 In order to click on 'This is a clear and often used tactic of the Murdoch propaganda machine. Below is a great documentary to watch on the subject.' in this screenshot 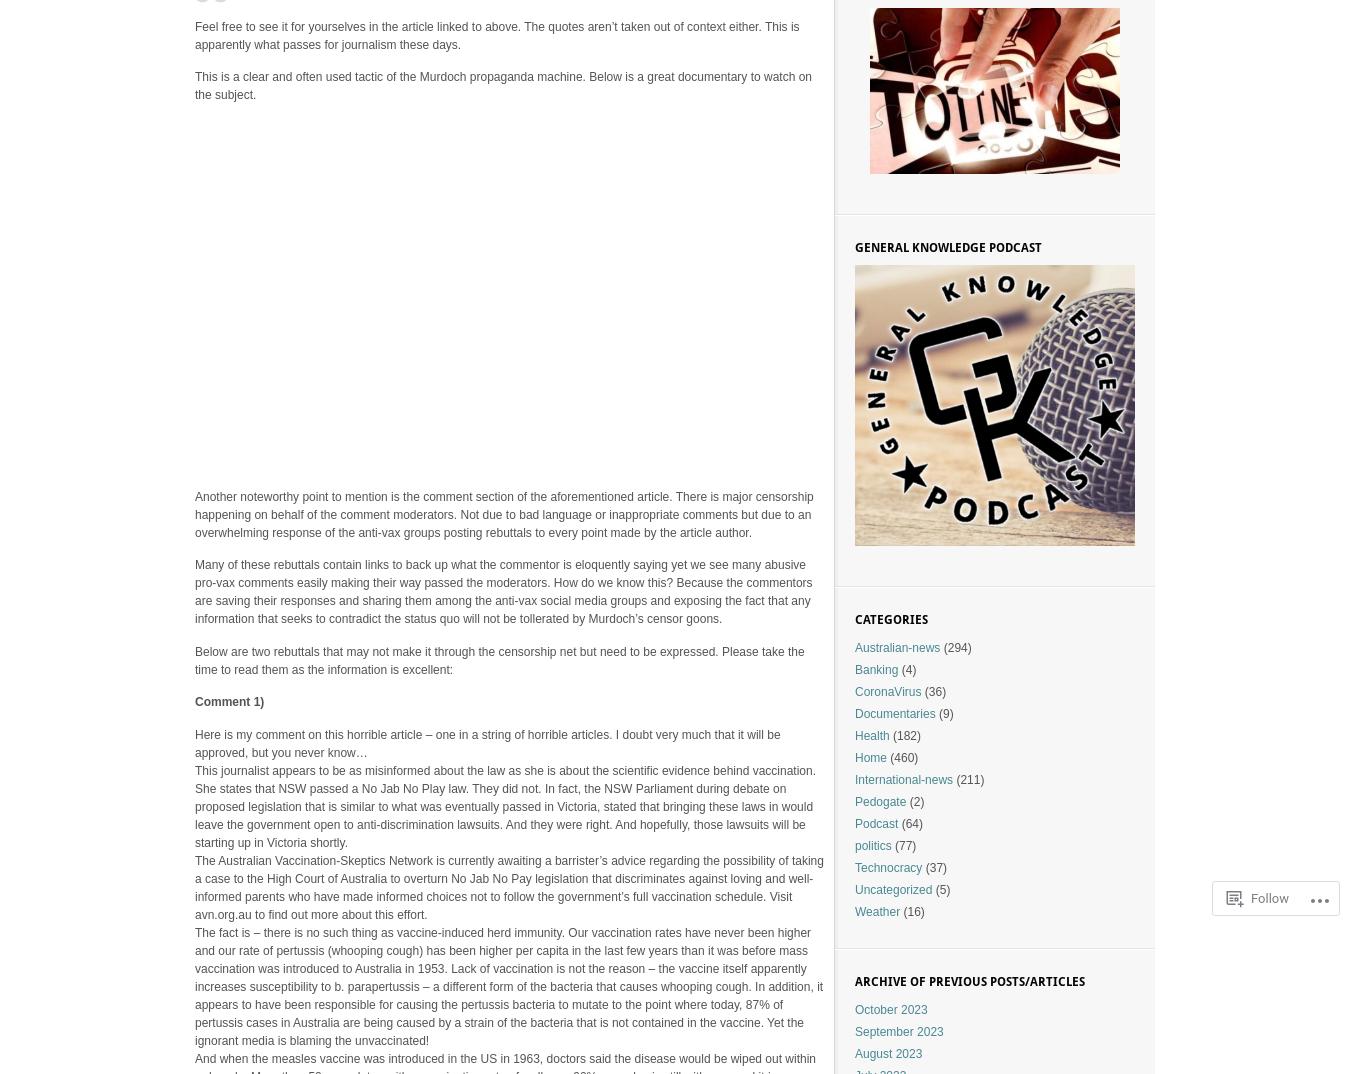, I will do `click(502, 86)`.